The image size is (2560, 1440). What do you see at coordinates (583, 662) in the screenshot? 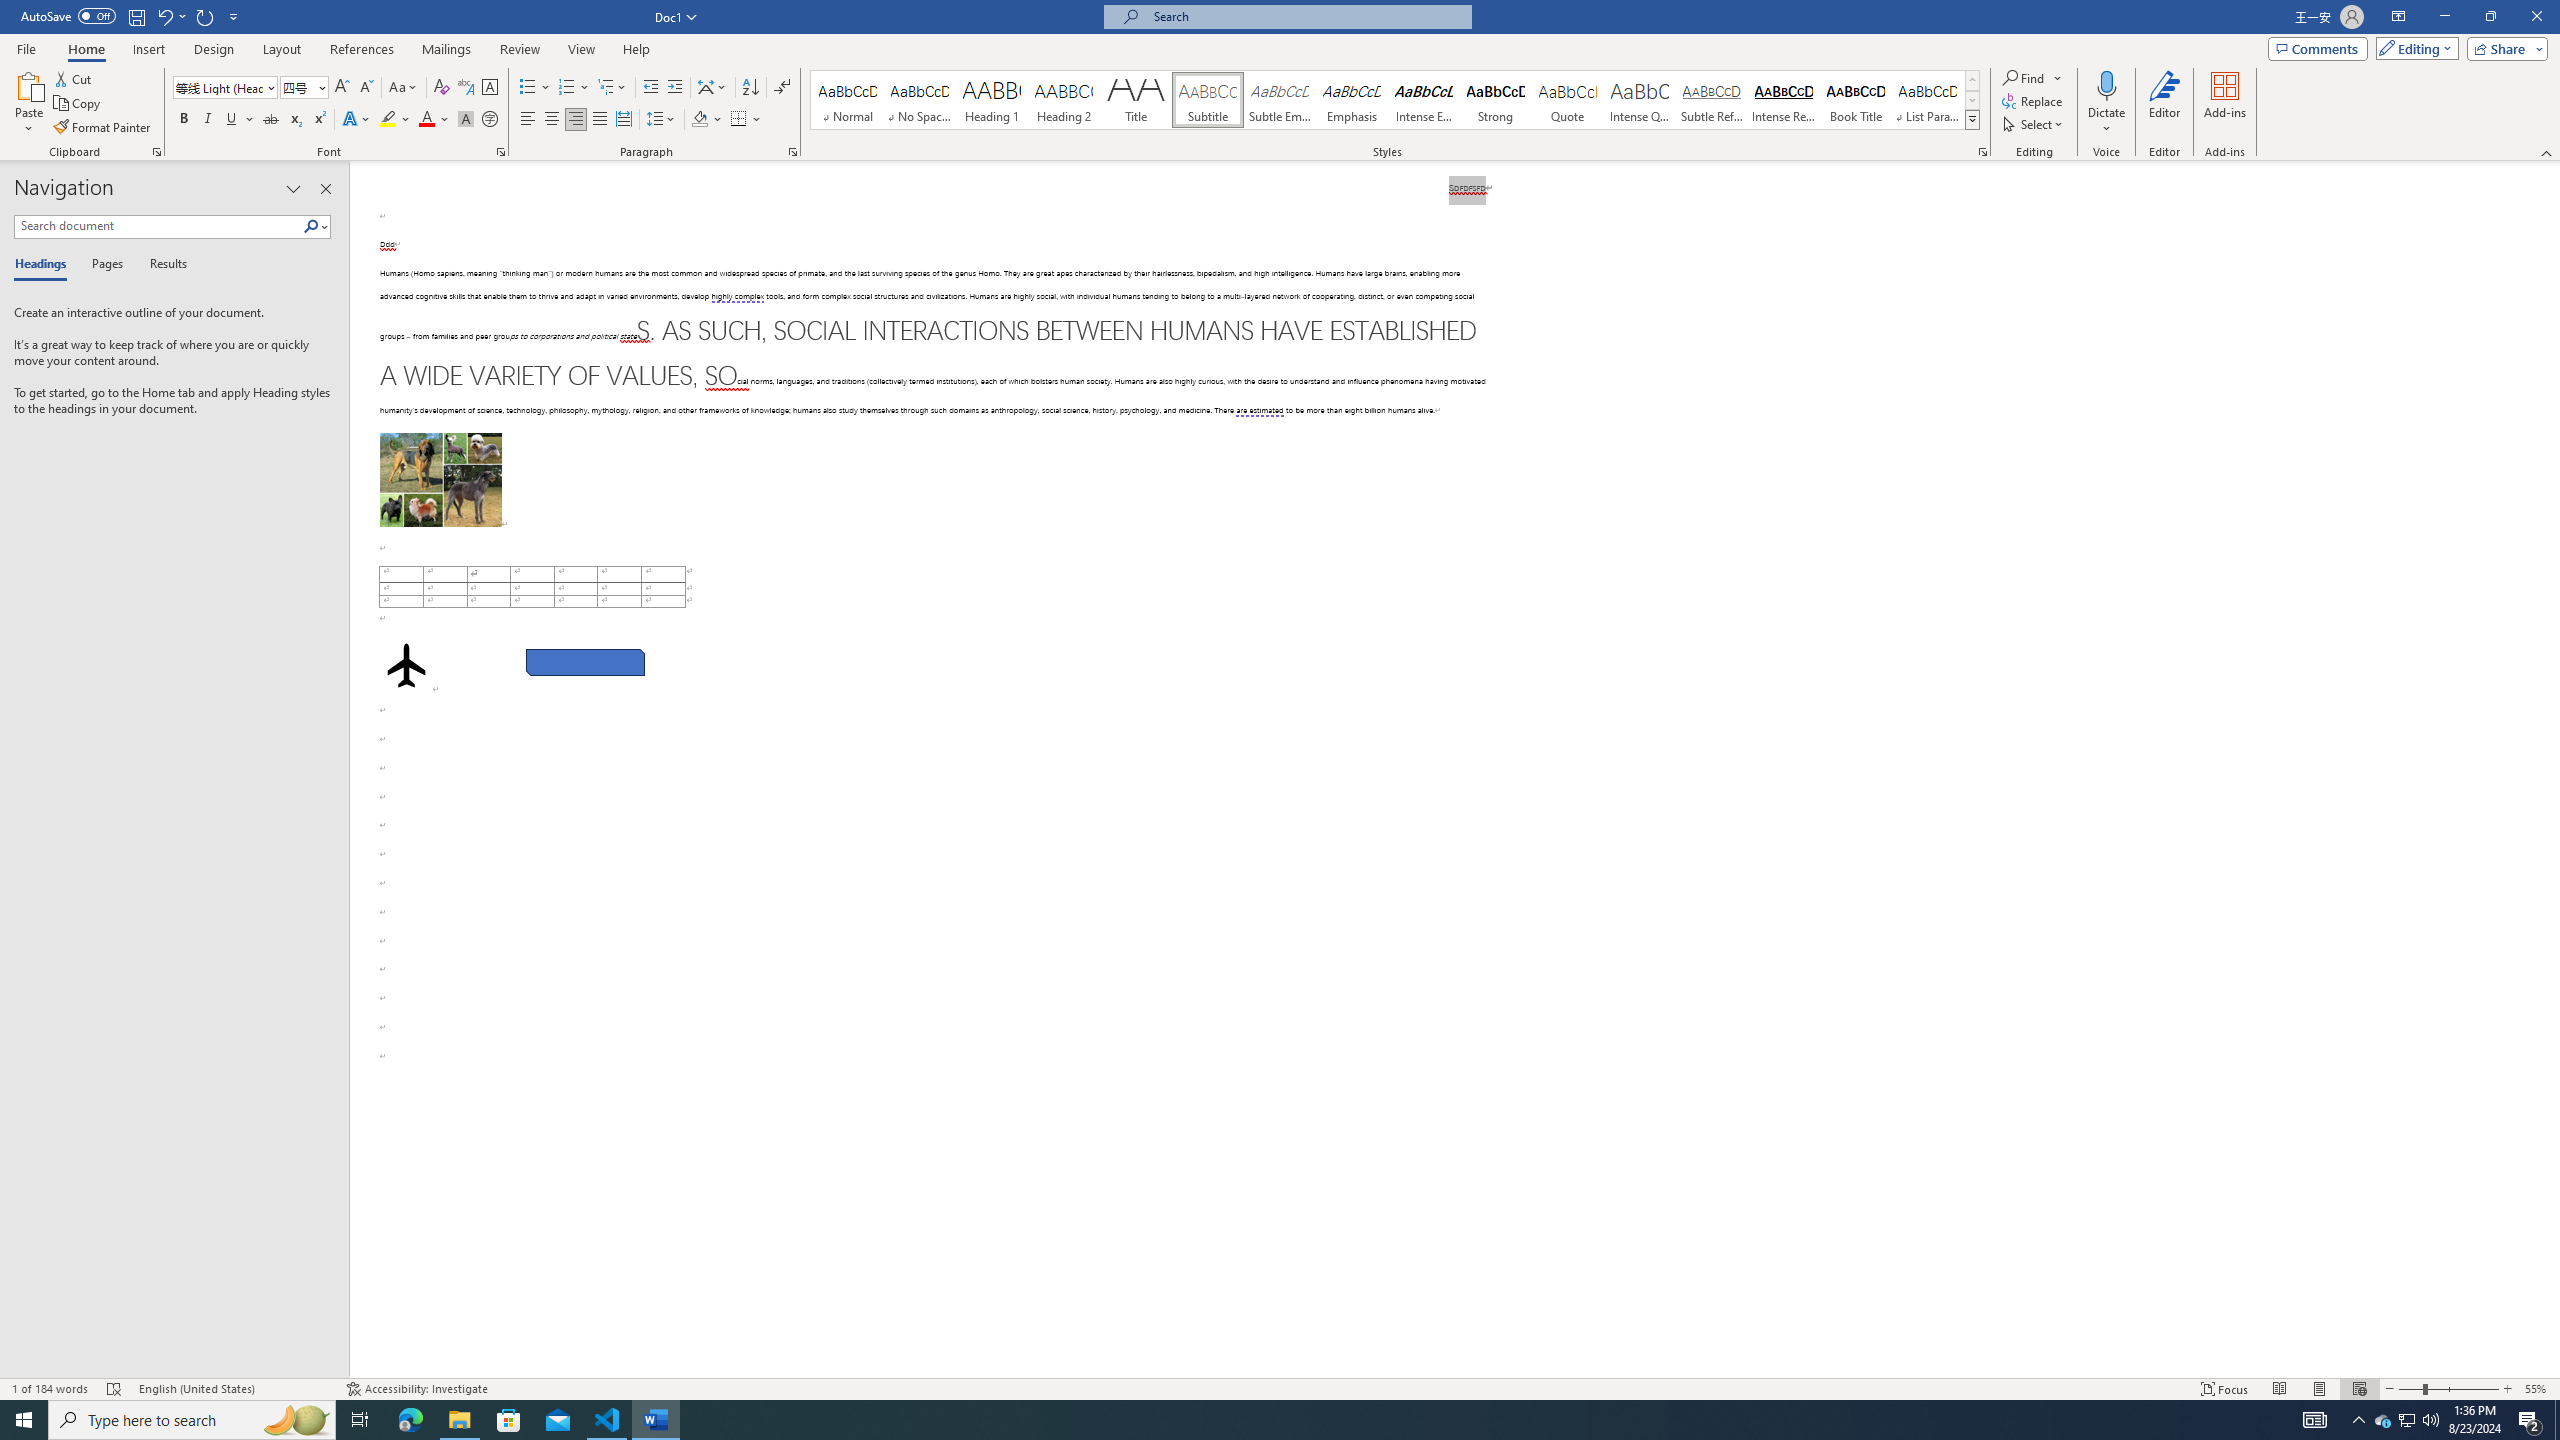
I see `'Rectangle: Diagonal Corners Snipped 2'` at bounding box center [583, 662].